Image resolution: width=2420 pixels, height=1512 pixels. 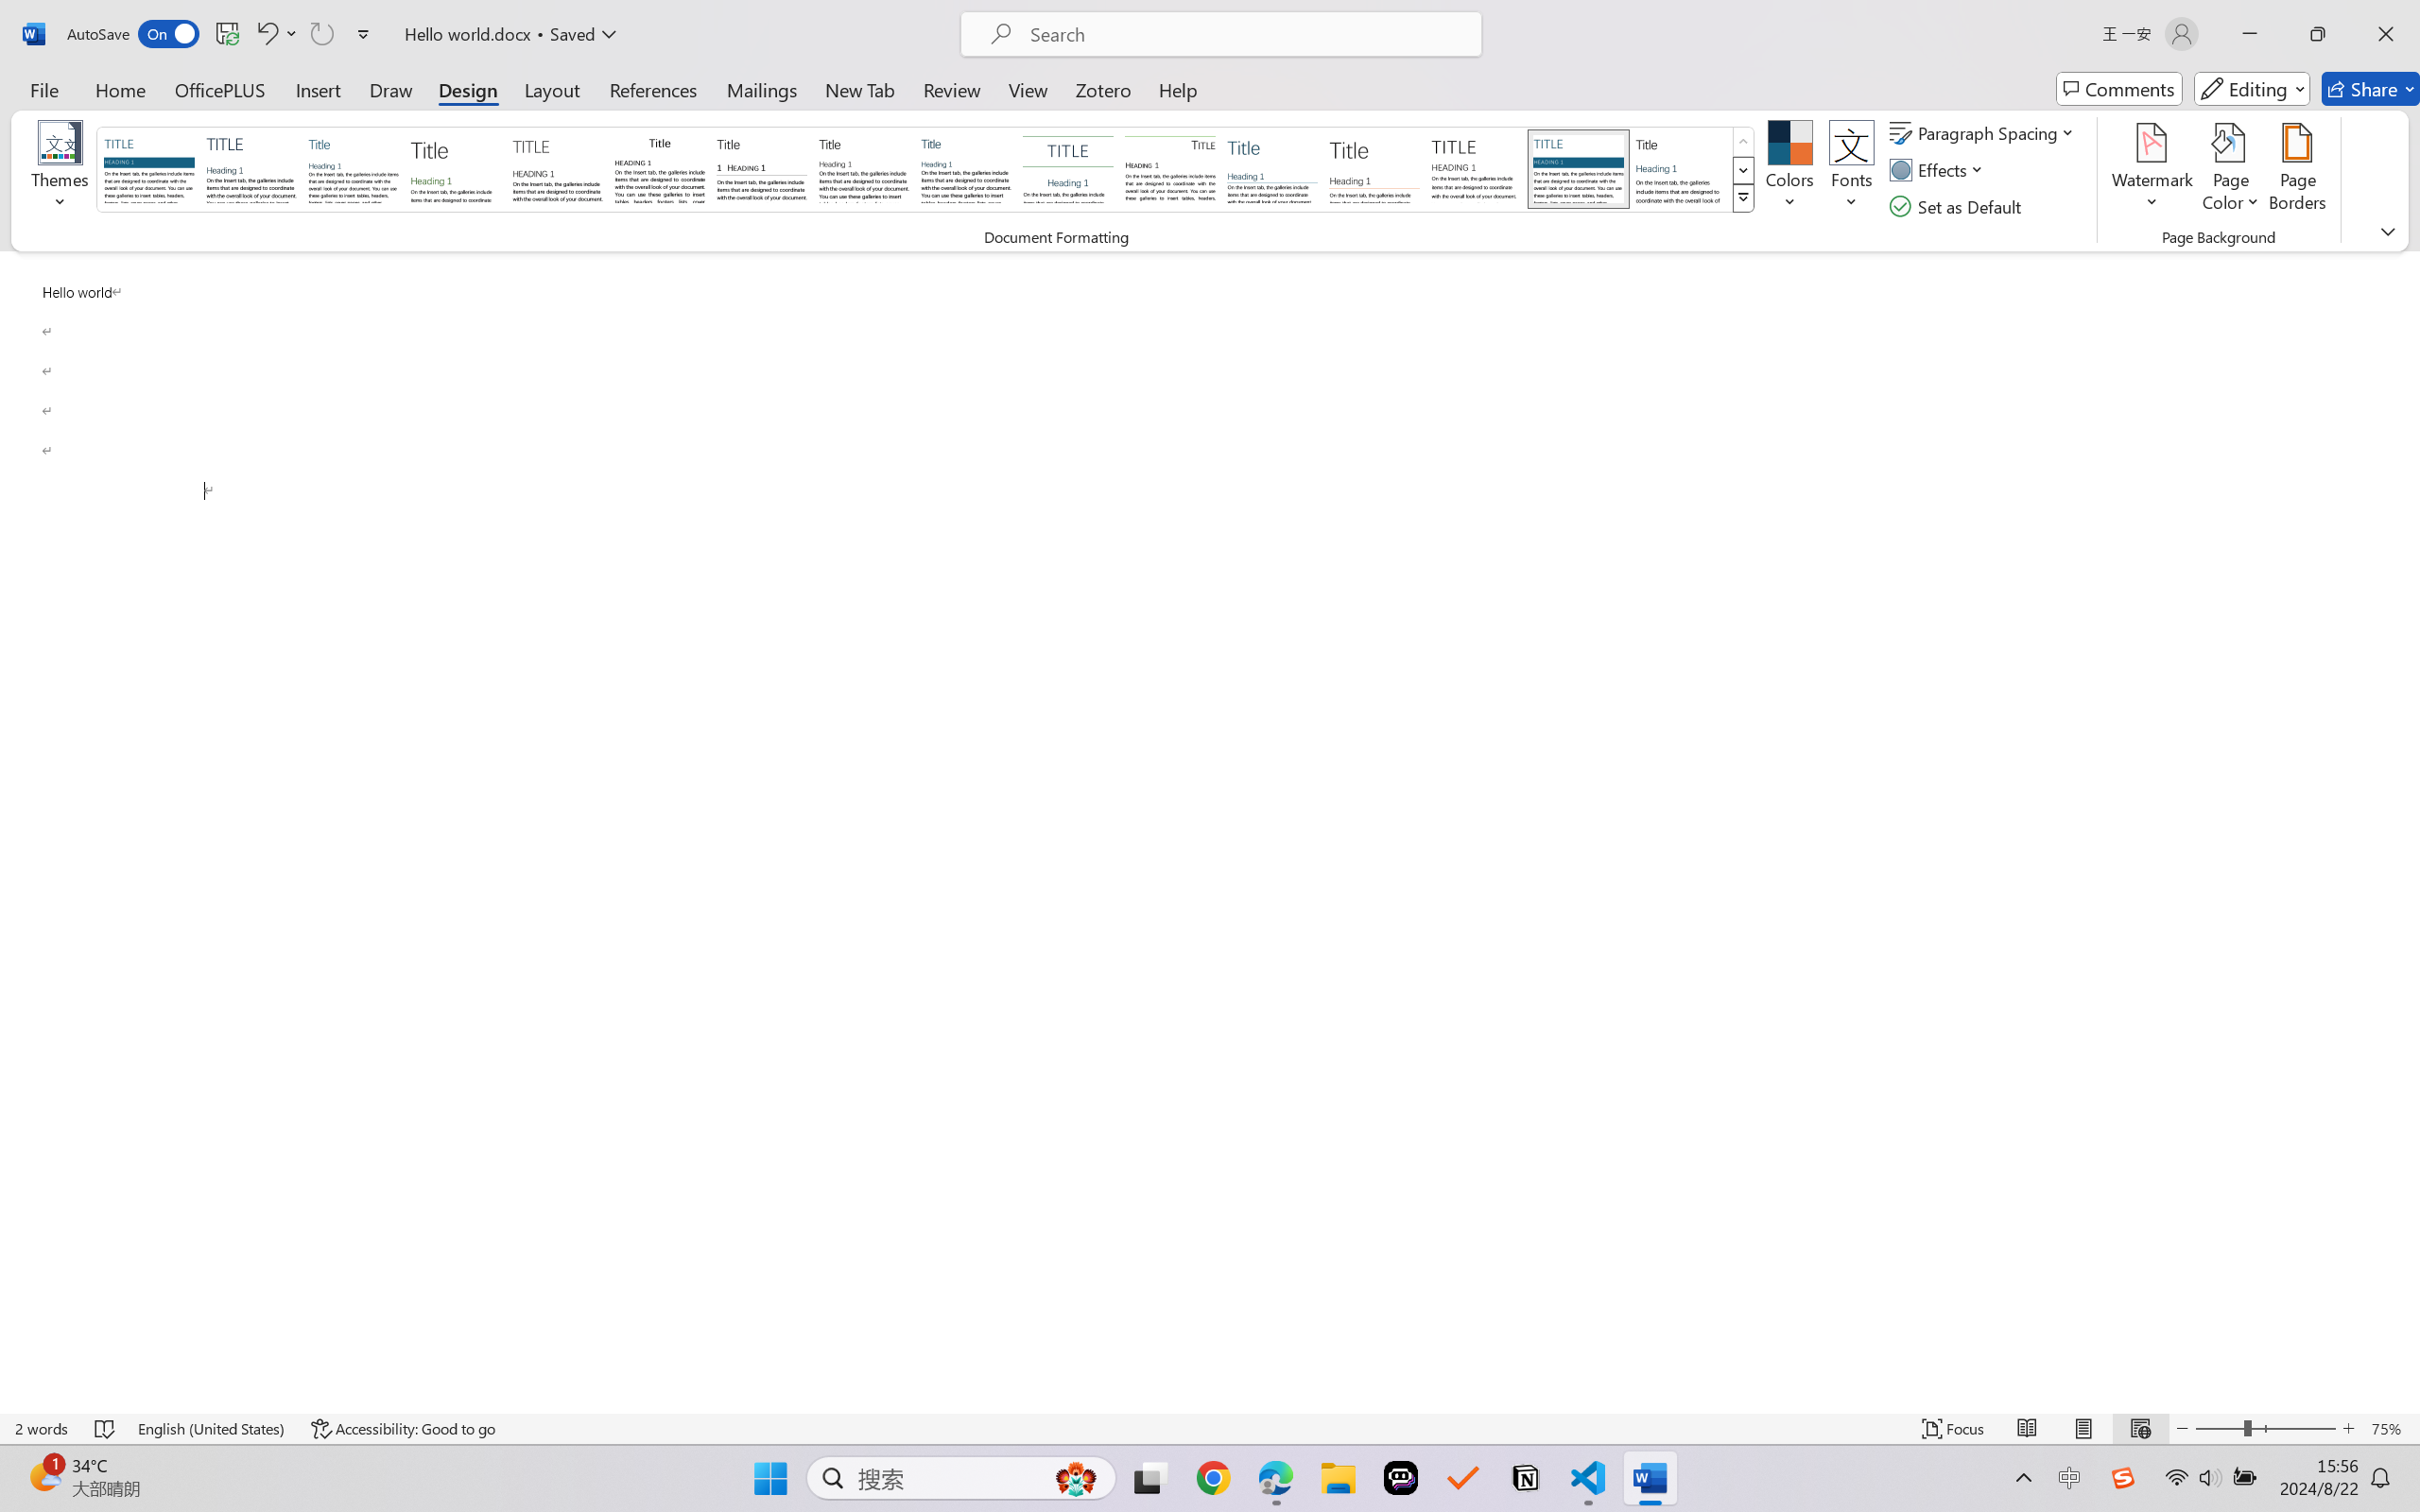 What do you see at coordinates (951, 88) in the screenshot?
I see `'Review'` at bounding box center [951, 88].